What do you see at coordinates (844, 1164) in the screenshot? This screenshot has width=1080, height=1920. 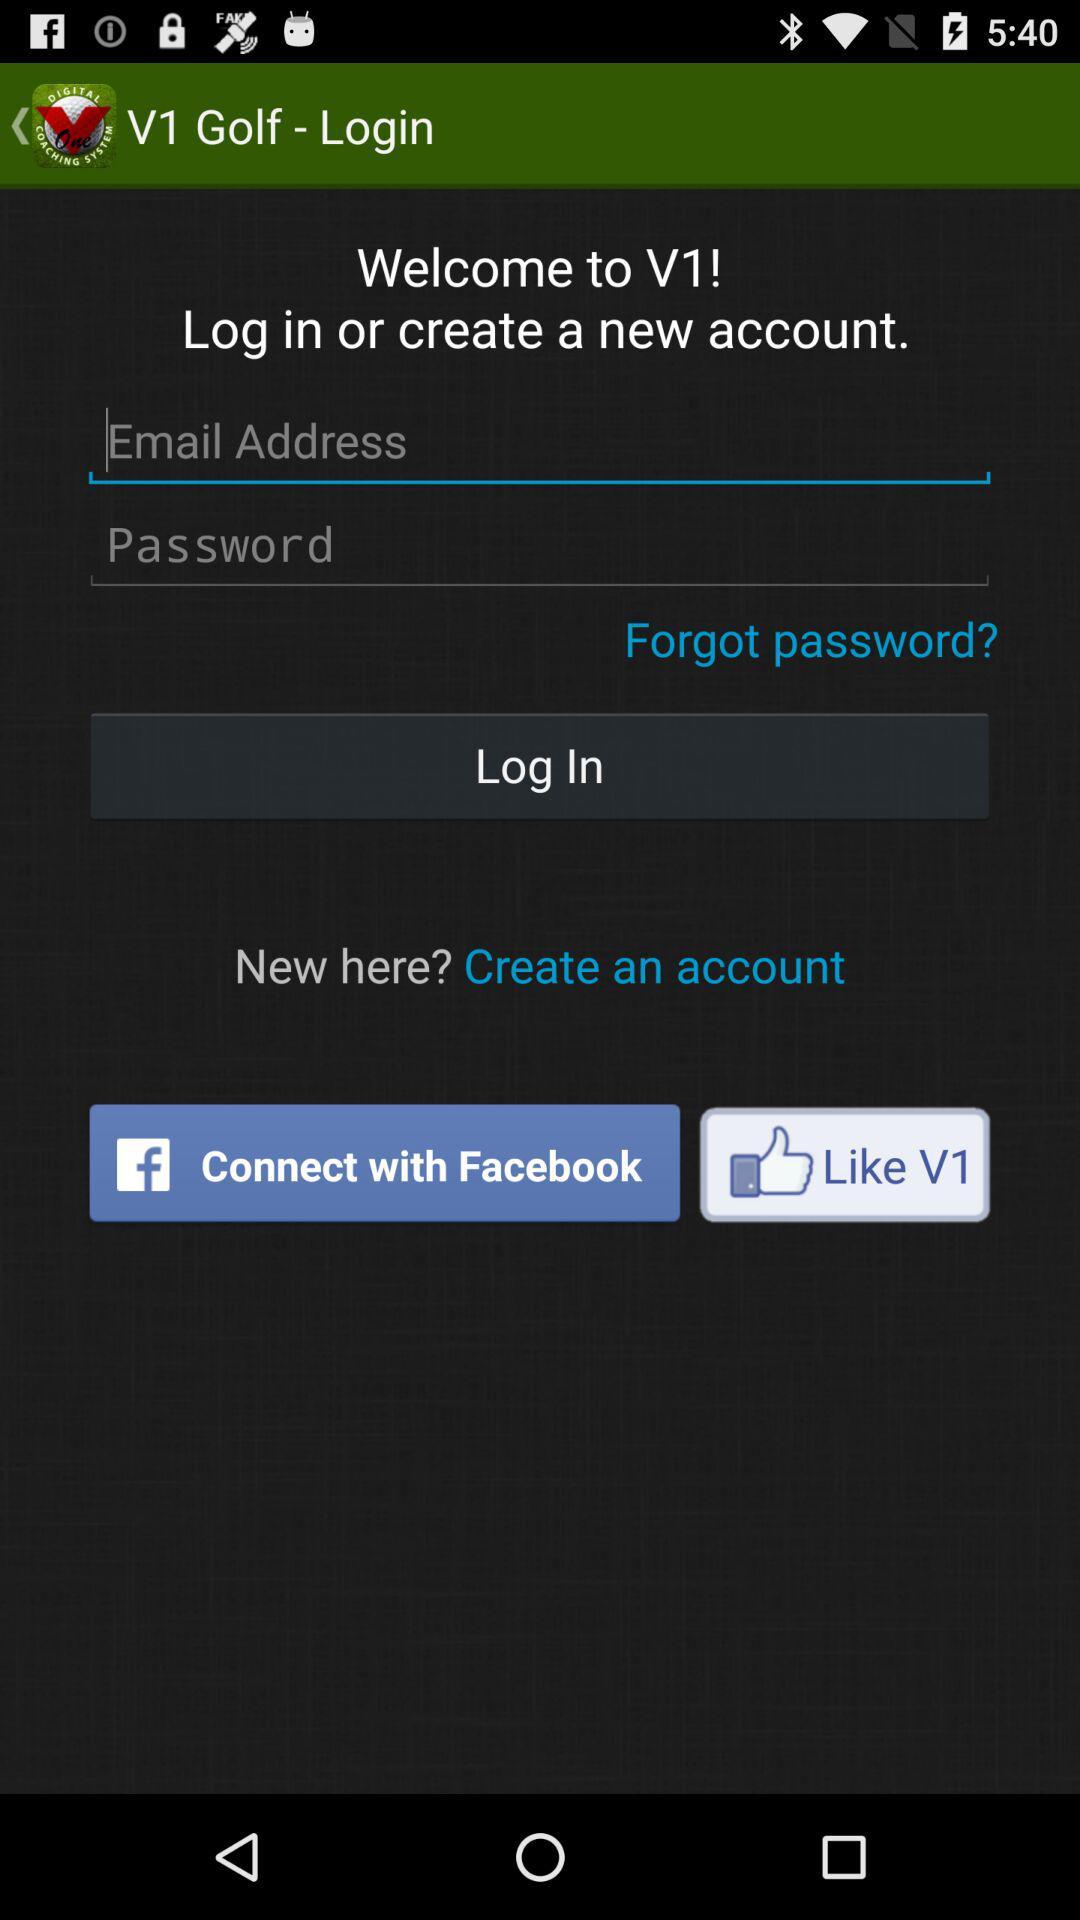 I see `the item to the right of connect with facebook item` at bounding box center [844, 1164].